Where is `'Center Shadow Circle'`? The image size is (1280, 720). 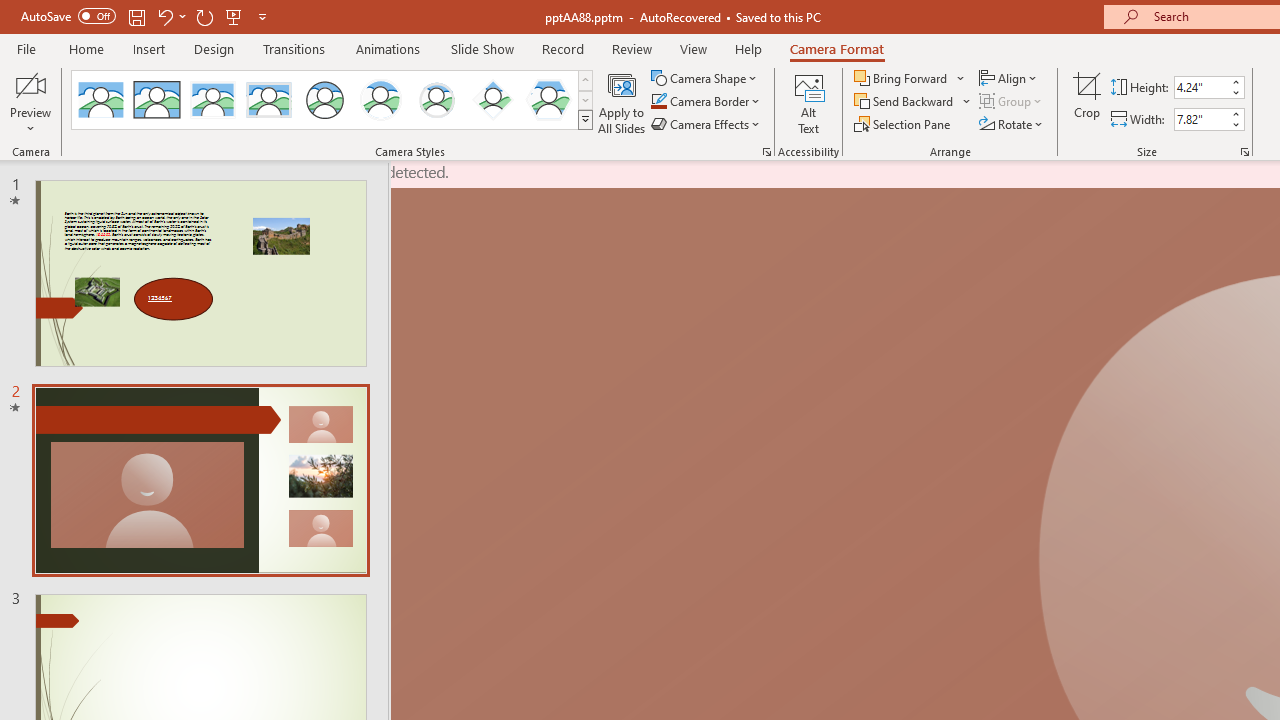
'Center Shadow Circle' is located at coordinates (381, 100).